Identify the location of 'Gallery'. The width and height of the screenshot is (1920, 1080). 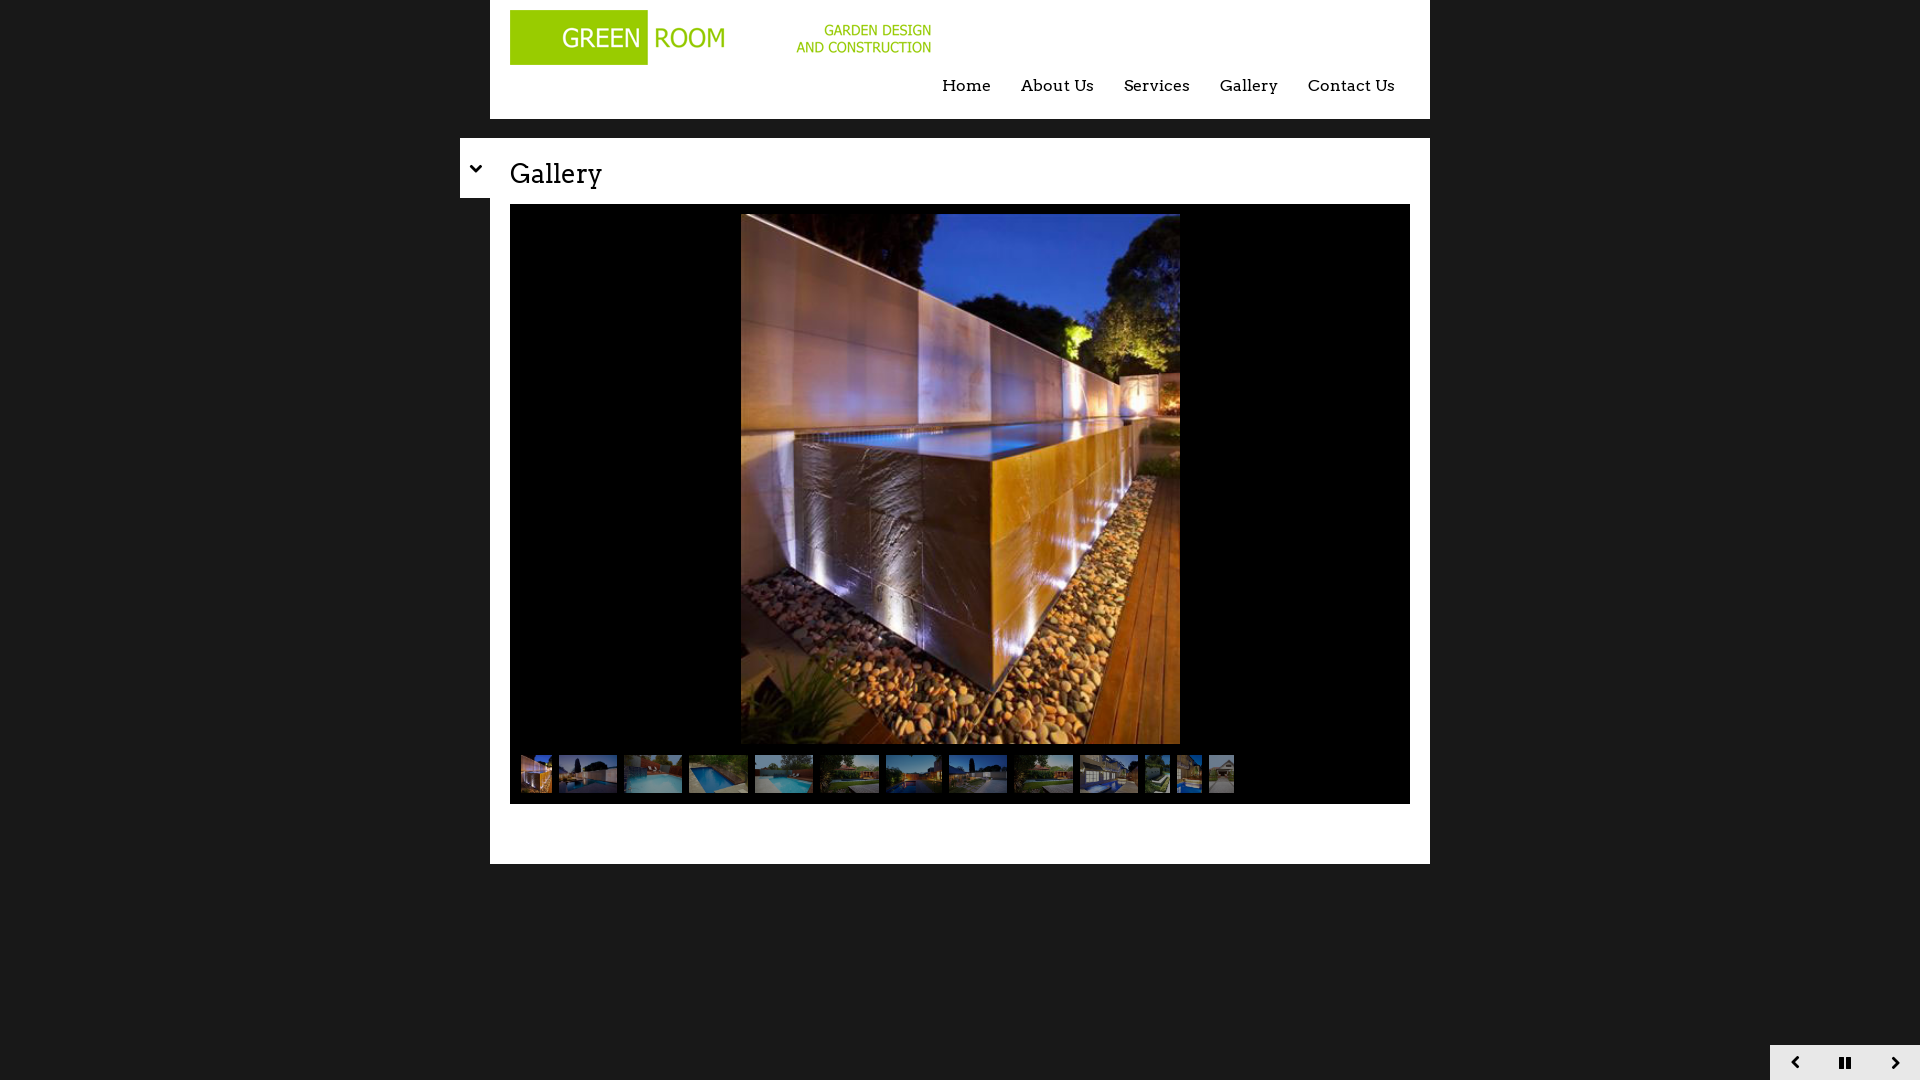
(1247, 85).